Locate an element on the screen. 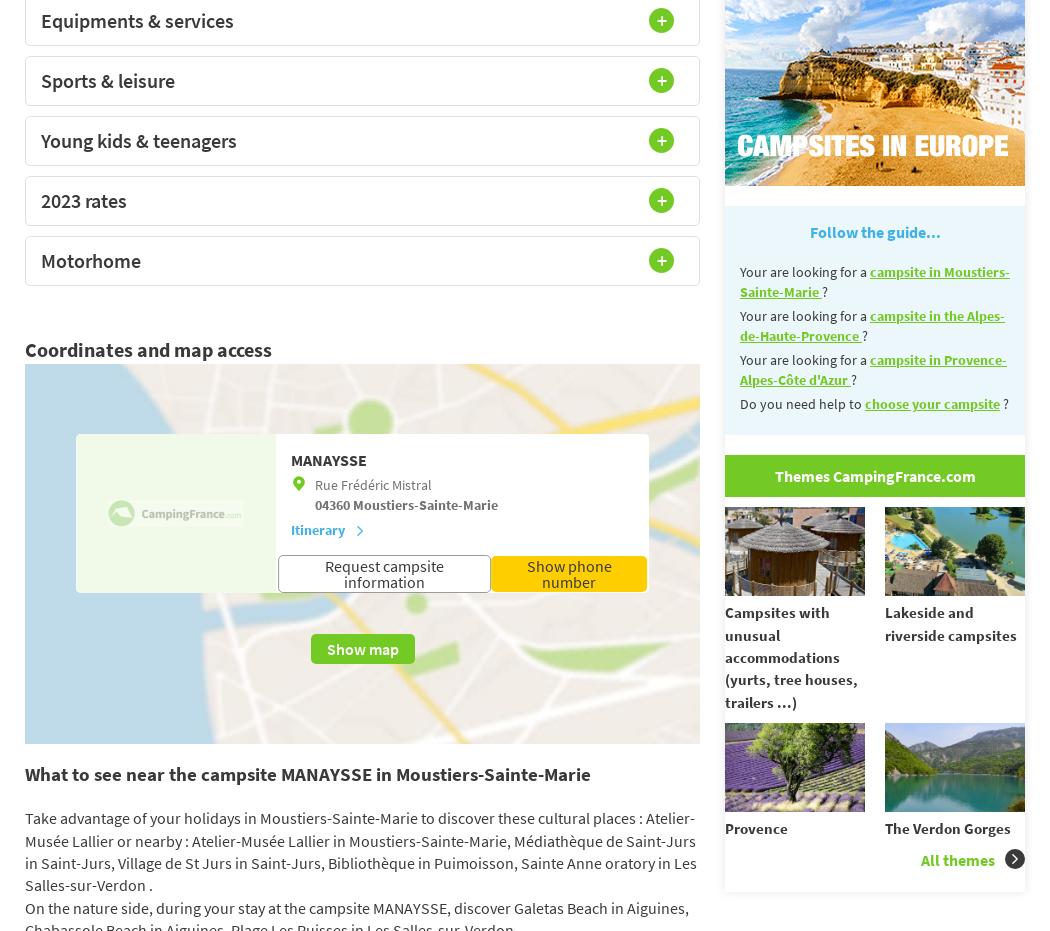 This screenshot has height=931, width=1050. 'What to see near the campsite MANAYSSE in Moustiers-Sainte-Marie' is located at coordinates (307, 774).